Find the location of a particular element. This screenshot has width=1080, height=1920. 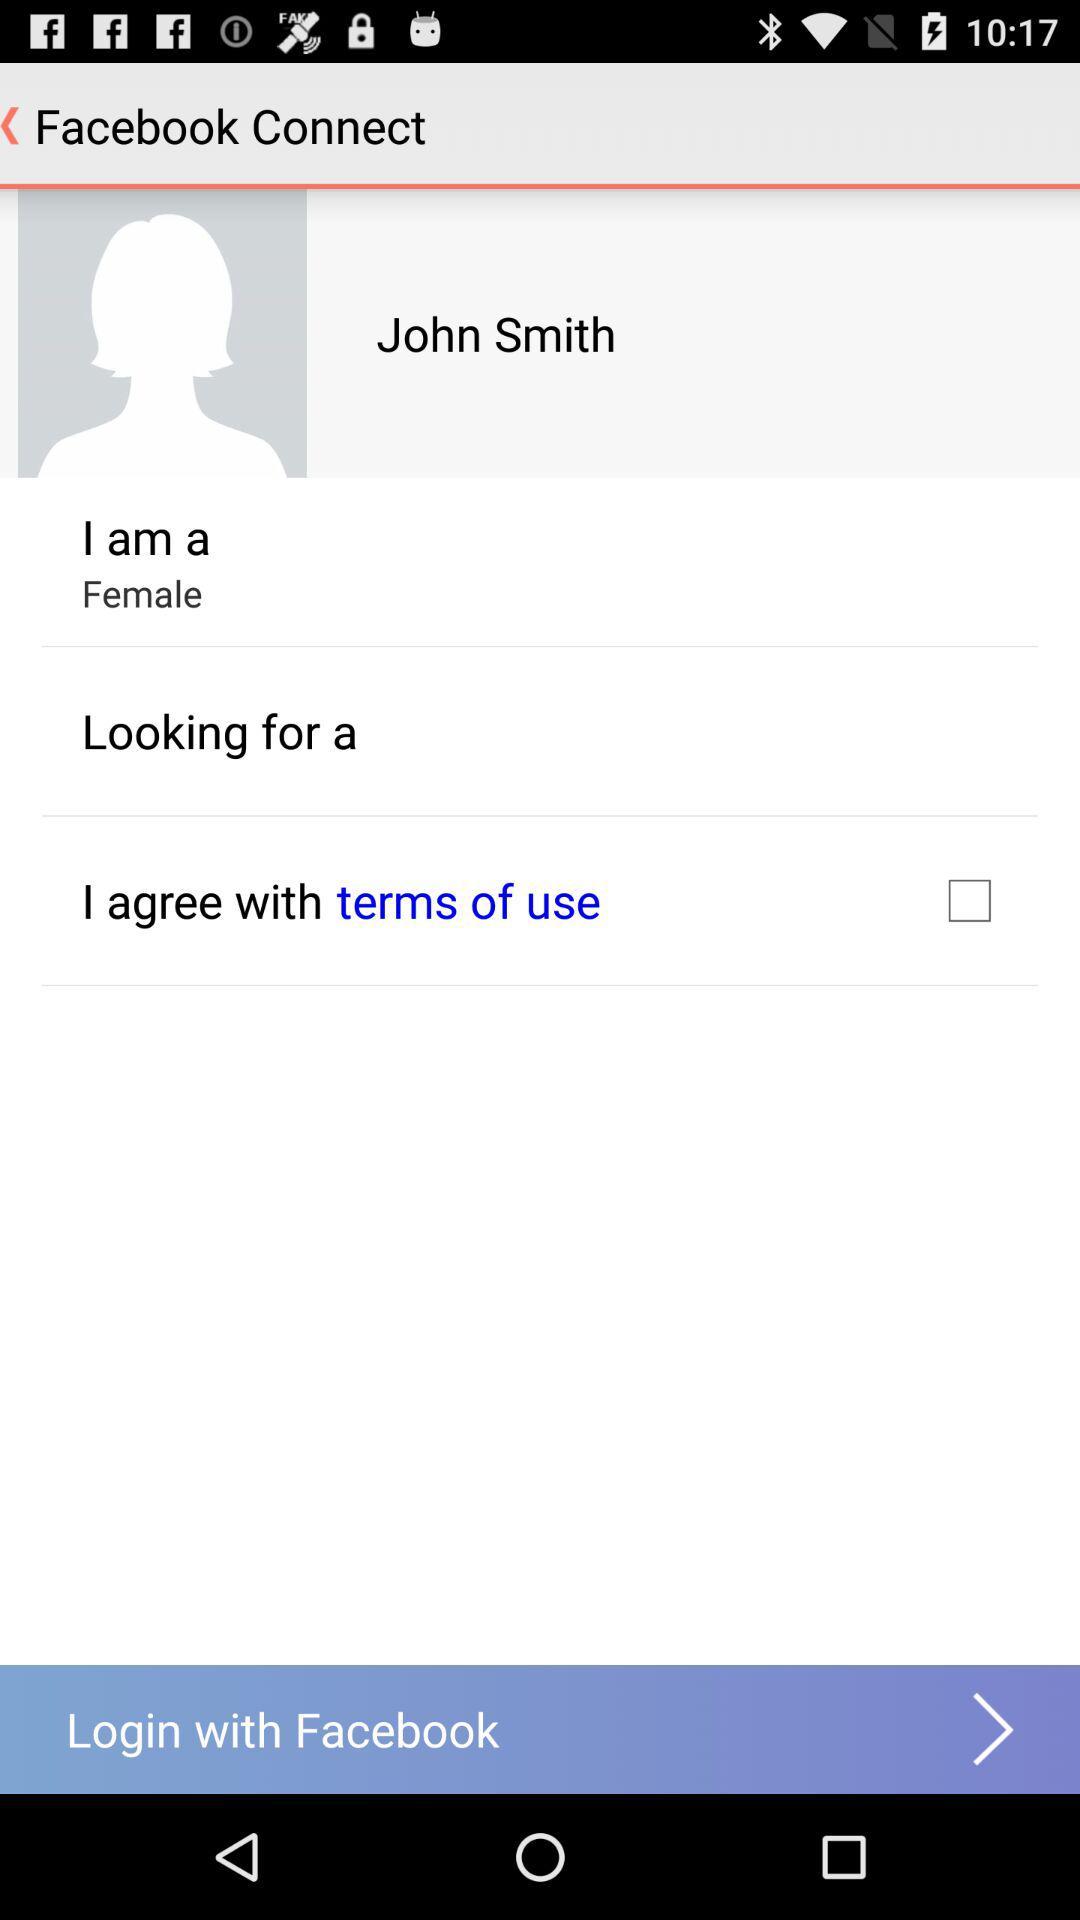

the item to the right of the terms of use item is located at coordinates (968, 899).